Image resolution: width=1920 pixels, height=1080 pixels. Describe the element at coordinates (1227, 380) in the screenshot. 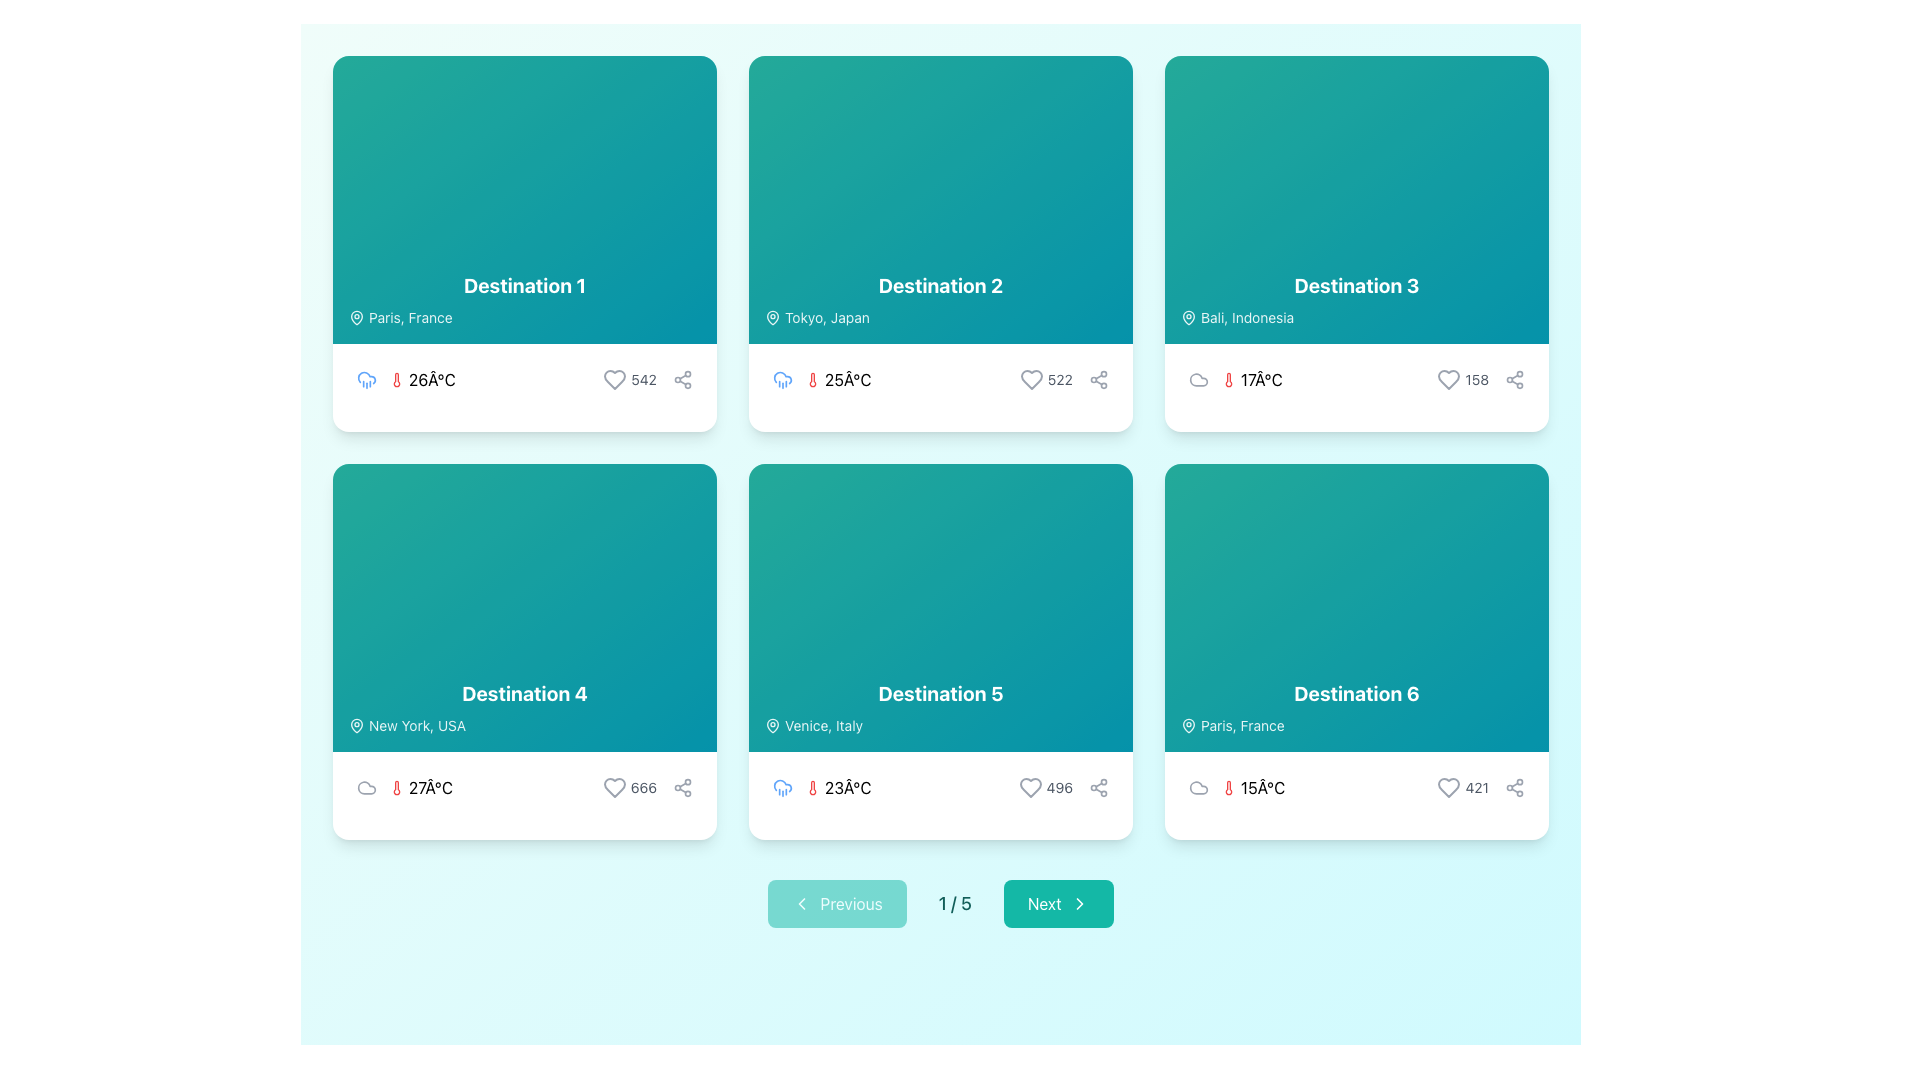

I see `the red thermometer icon located in the weather information row of the 'Destination 3' card, next to the temperature text ('17°C')` at that location.